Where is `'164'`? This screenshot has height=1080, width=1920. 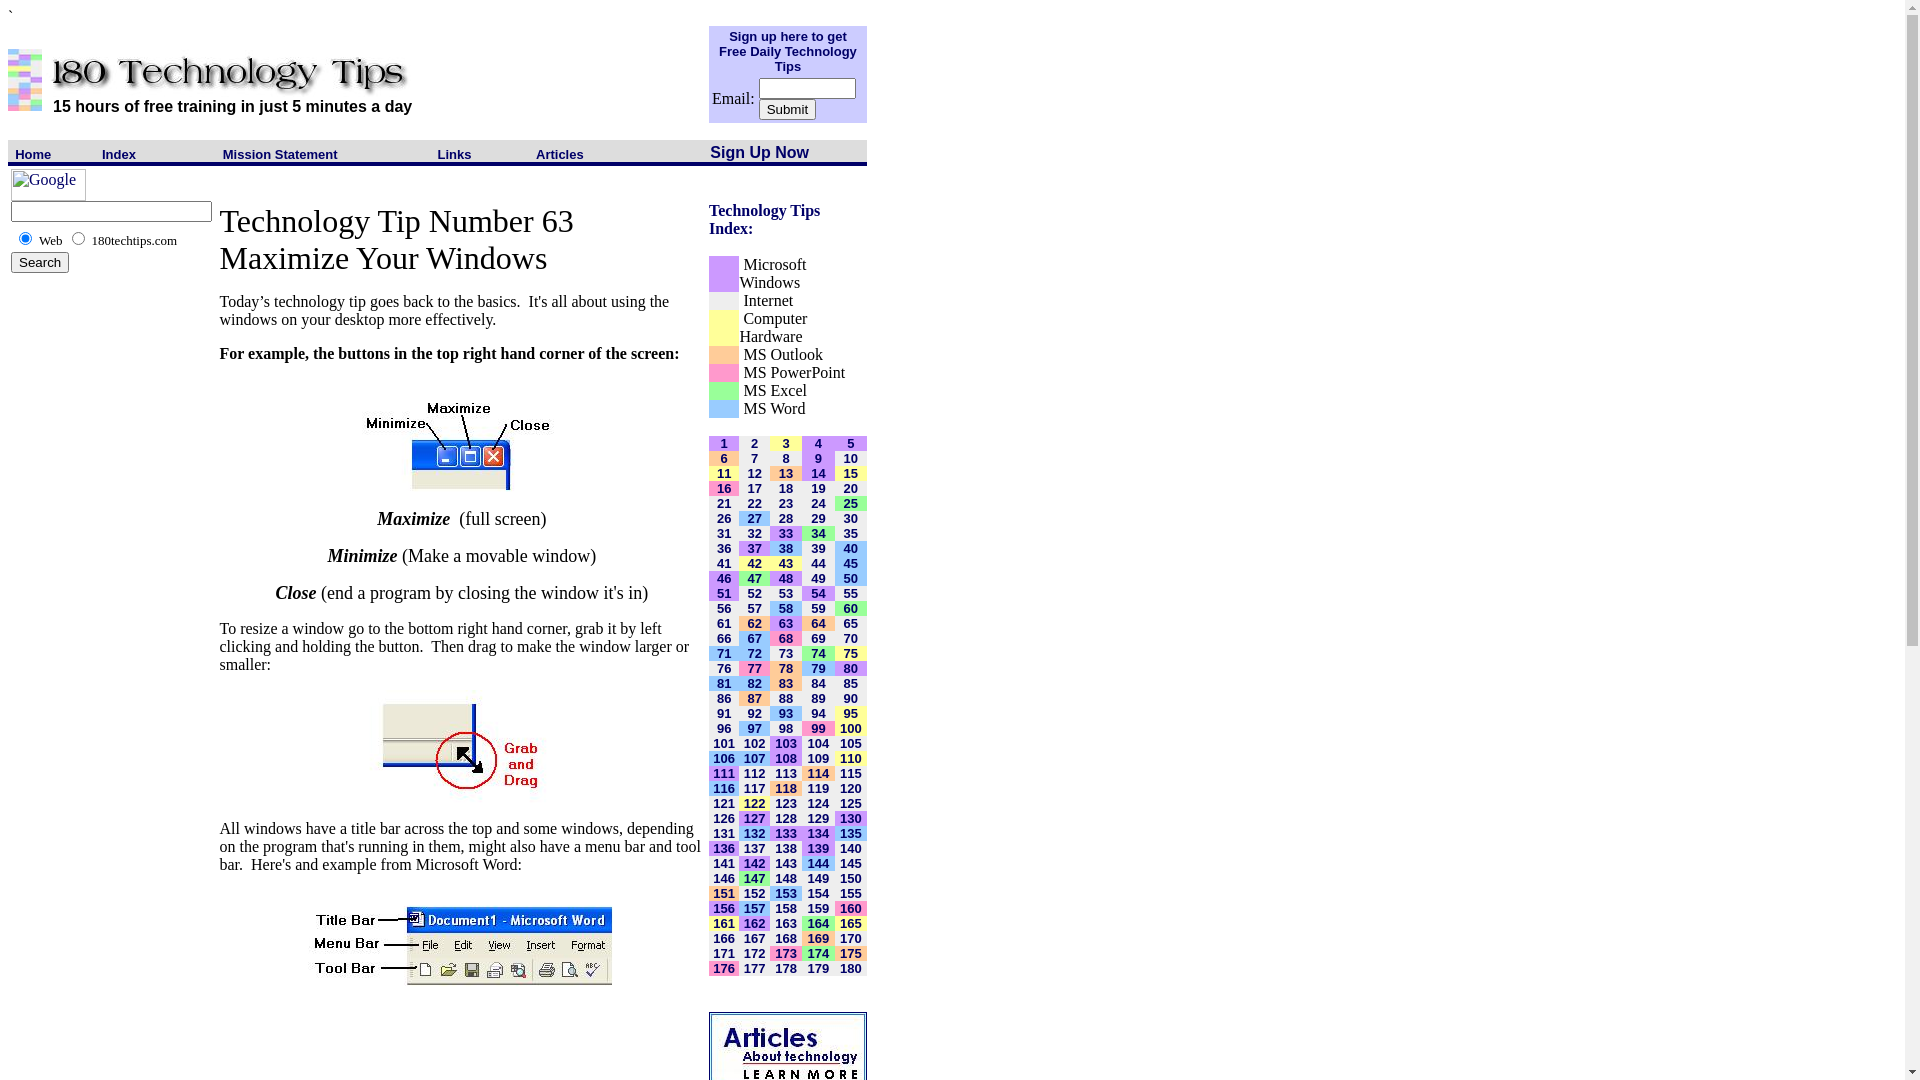
'164' is located at coordinates (819, 922).